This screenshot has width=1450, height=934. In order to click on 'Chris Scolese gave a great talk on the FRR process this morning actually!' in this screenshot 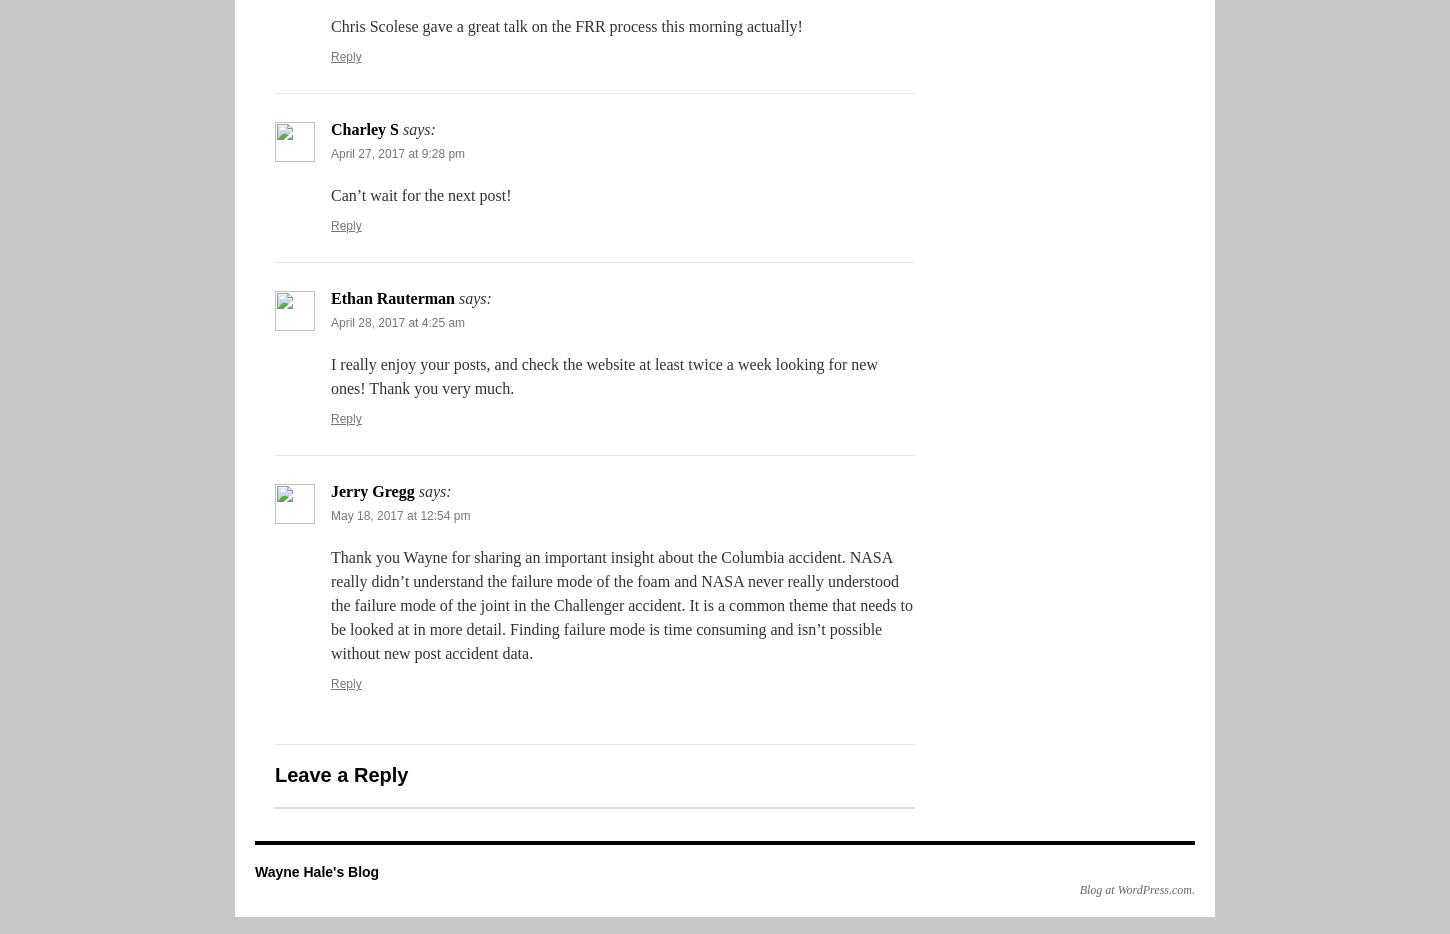, I will do `click(566, 25)`.